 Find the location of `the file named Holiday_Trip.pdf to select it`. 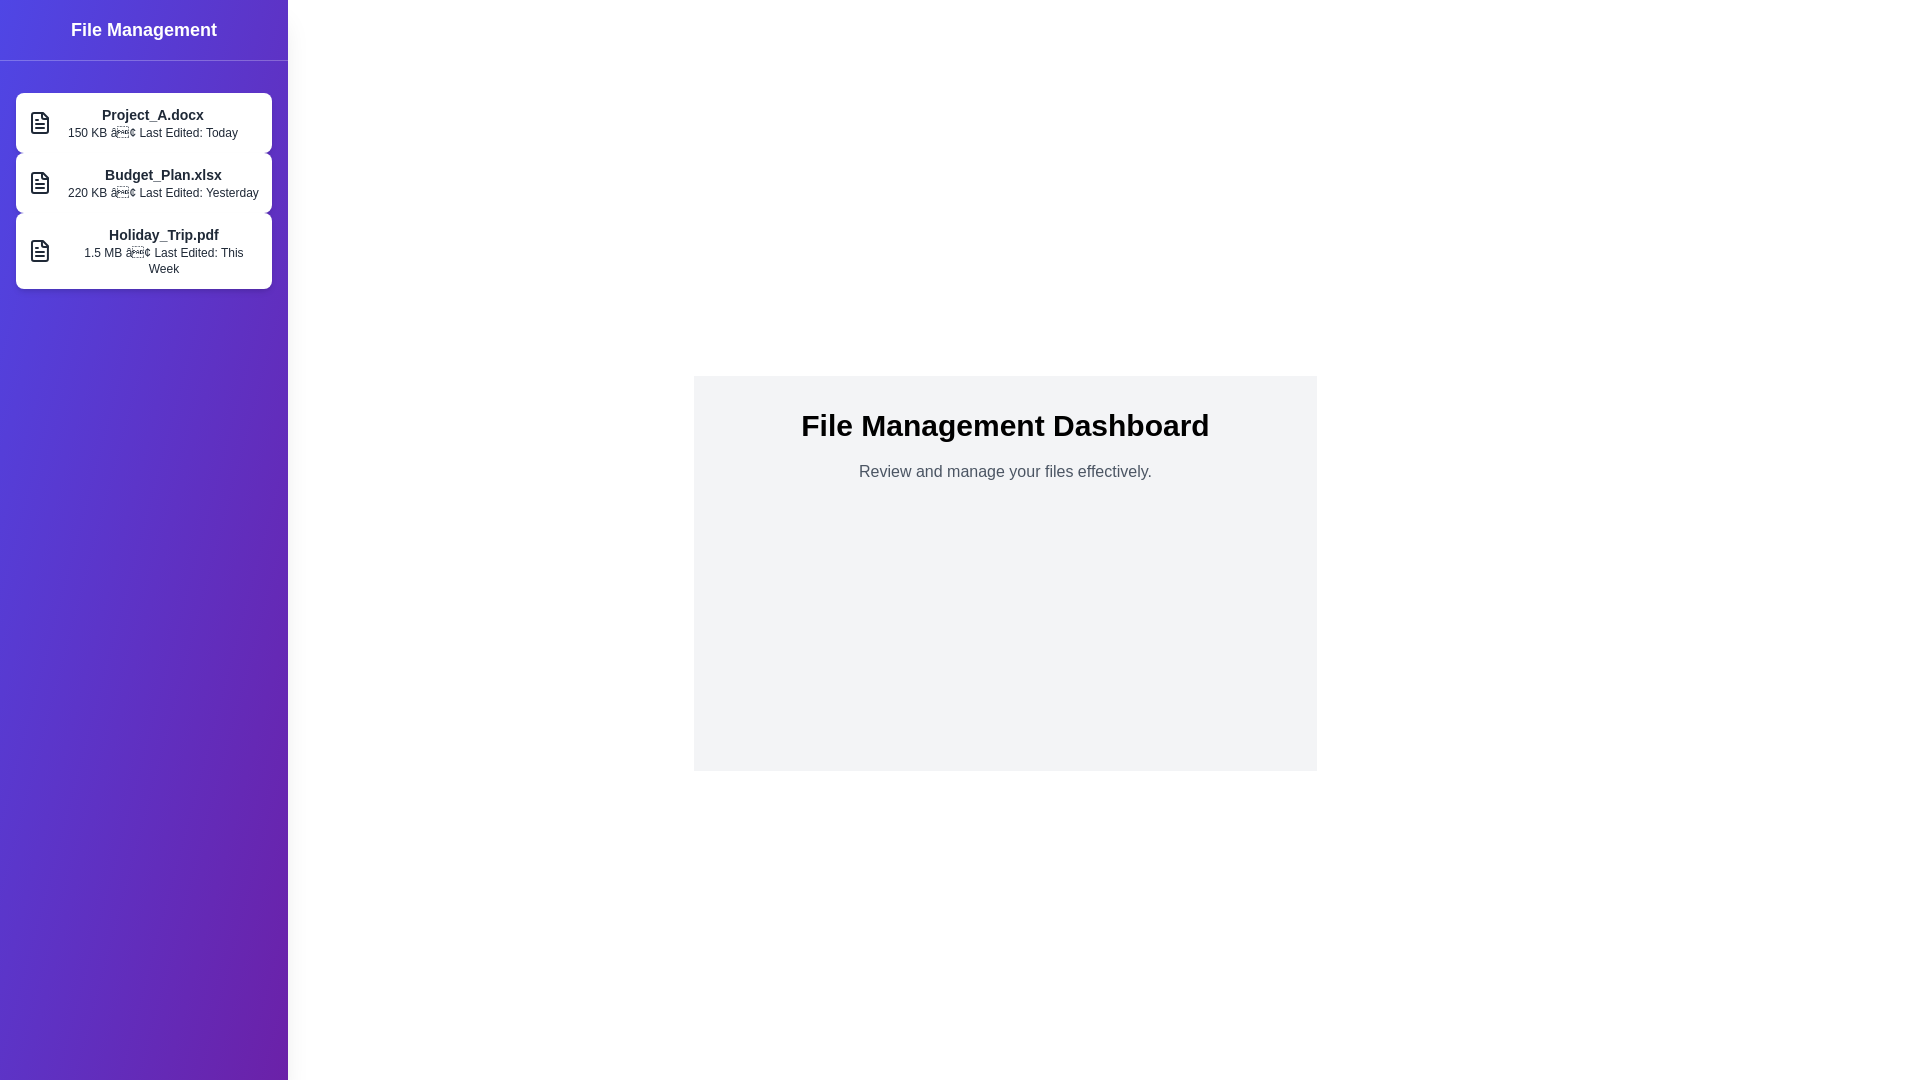

the file named Holiday_Trip.pdf to select it is located at coordinates (143, 249).